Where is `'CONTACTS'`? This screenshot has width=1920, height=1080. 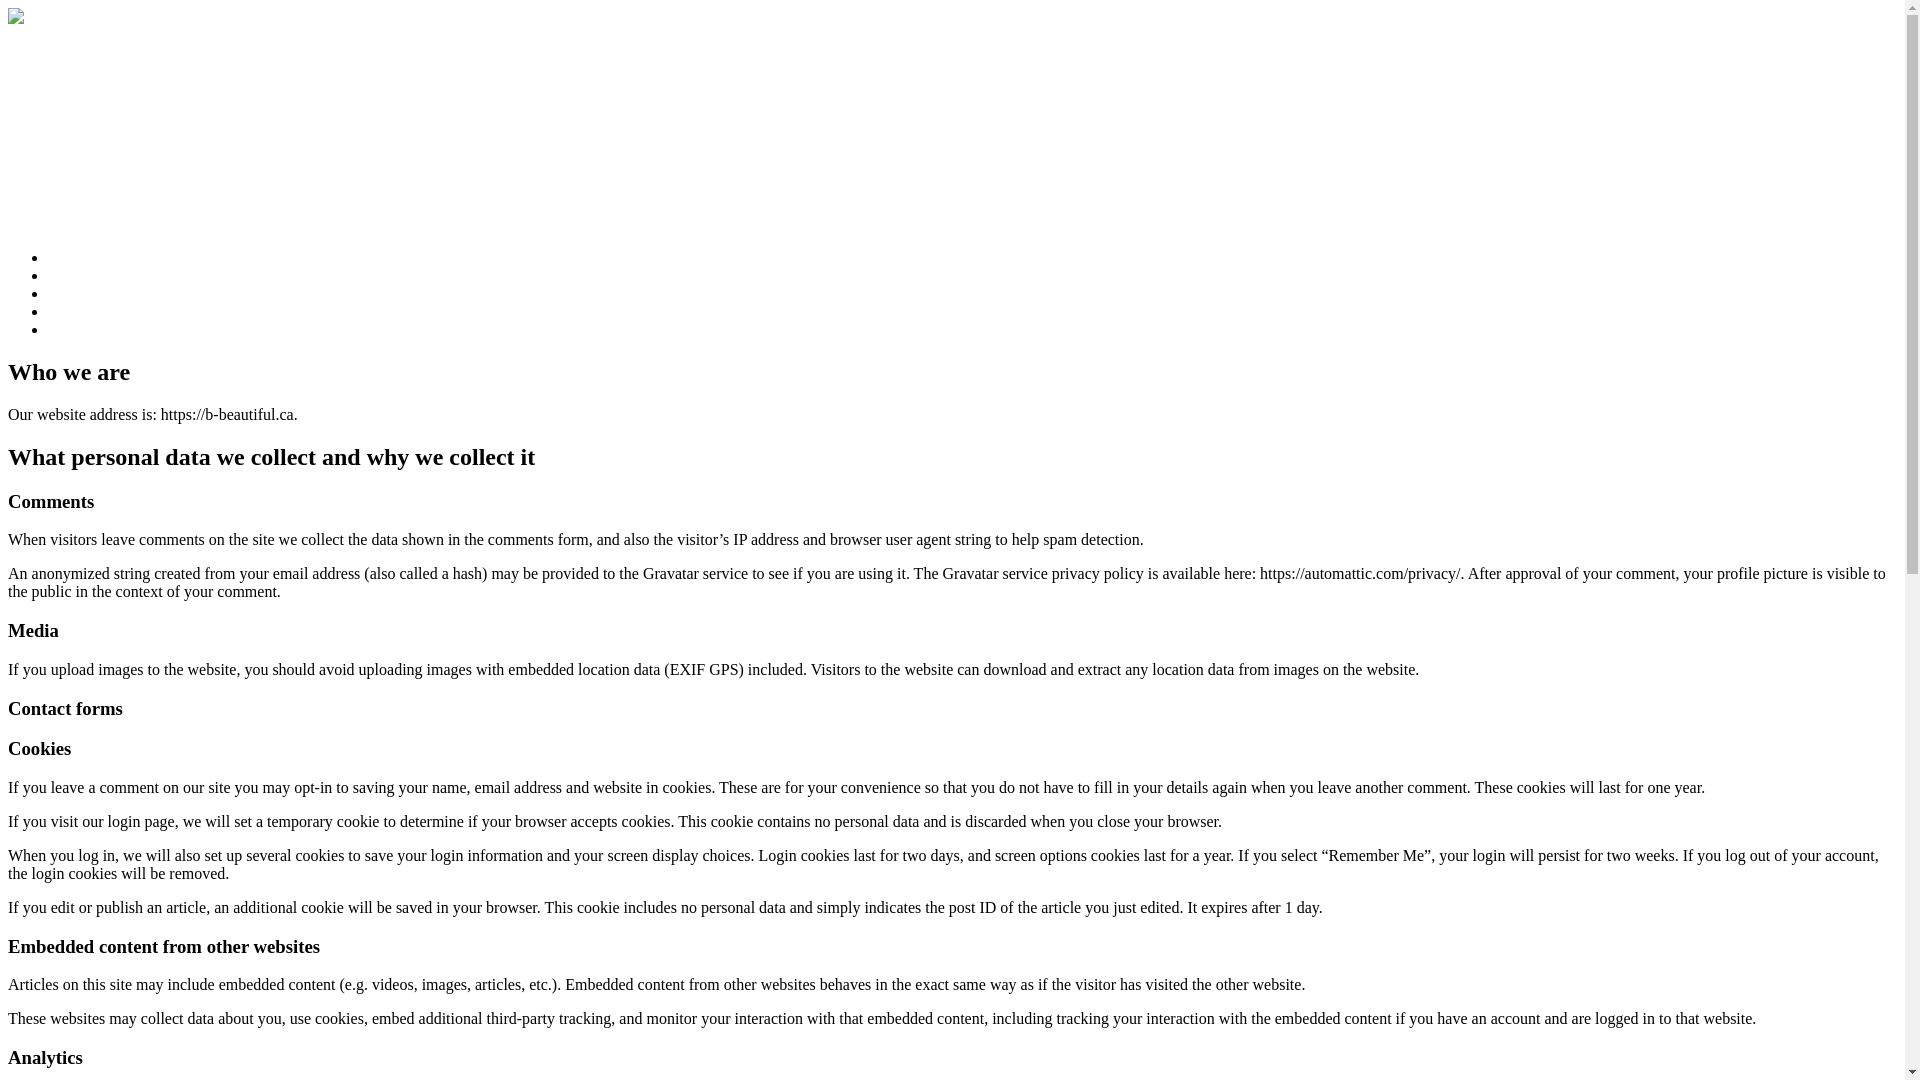 'CONTACTS' is located at coordinates (88, 328).